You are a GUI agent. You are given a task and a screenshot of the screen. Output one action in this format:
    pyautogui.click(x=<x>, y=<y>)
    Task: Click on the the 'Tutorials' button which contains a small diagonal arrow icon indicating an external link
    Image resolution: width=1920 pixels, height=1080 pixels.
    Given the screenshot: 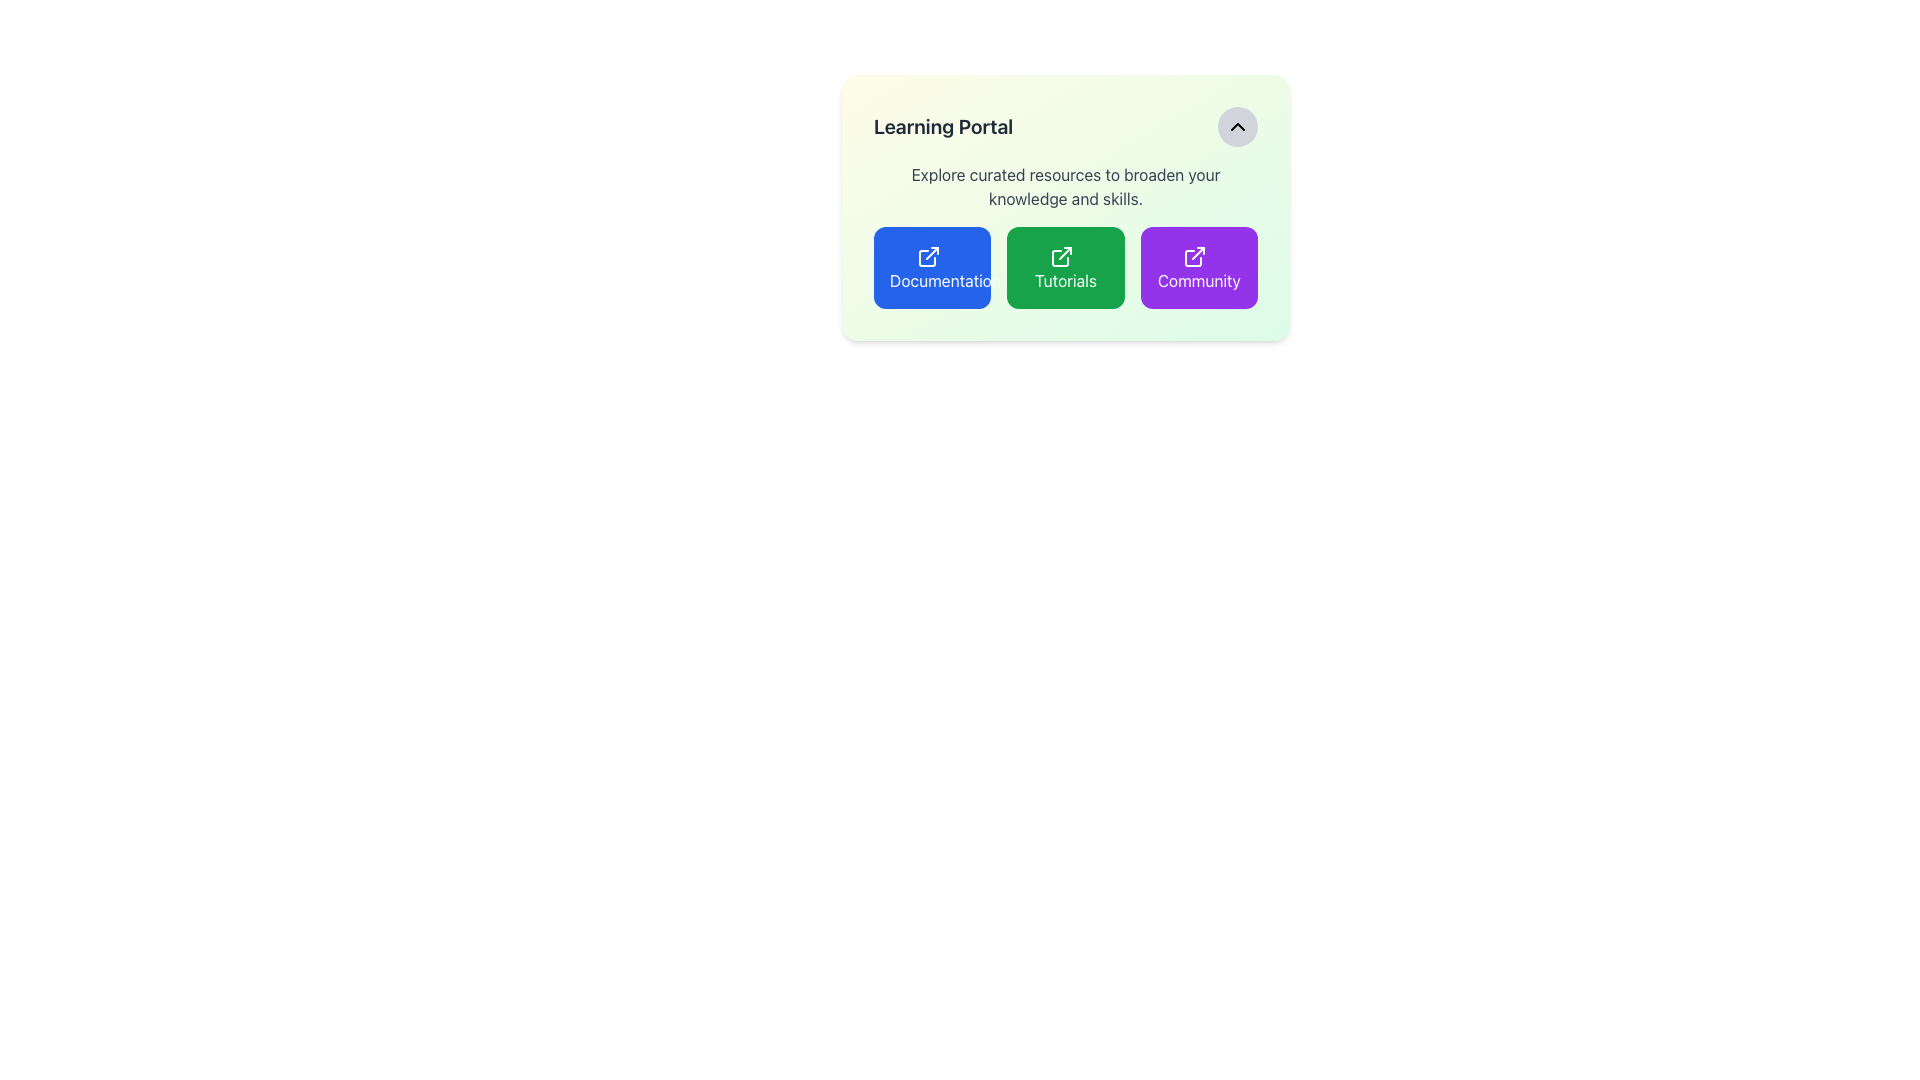 What is the action you would take?
    pyautogui.click(x=1064, y=252)
    